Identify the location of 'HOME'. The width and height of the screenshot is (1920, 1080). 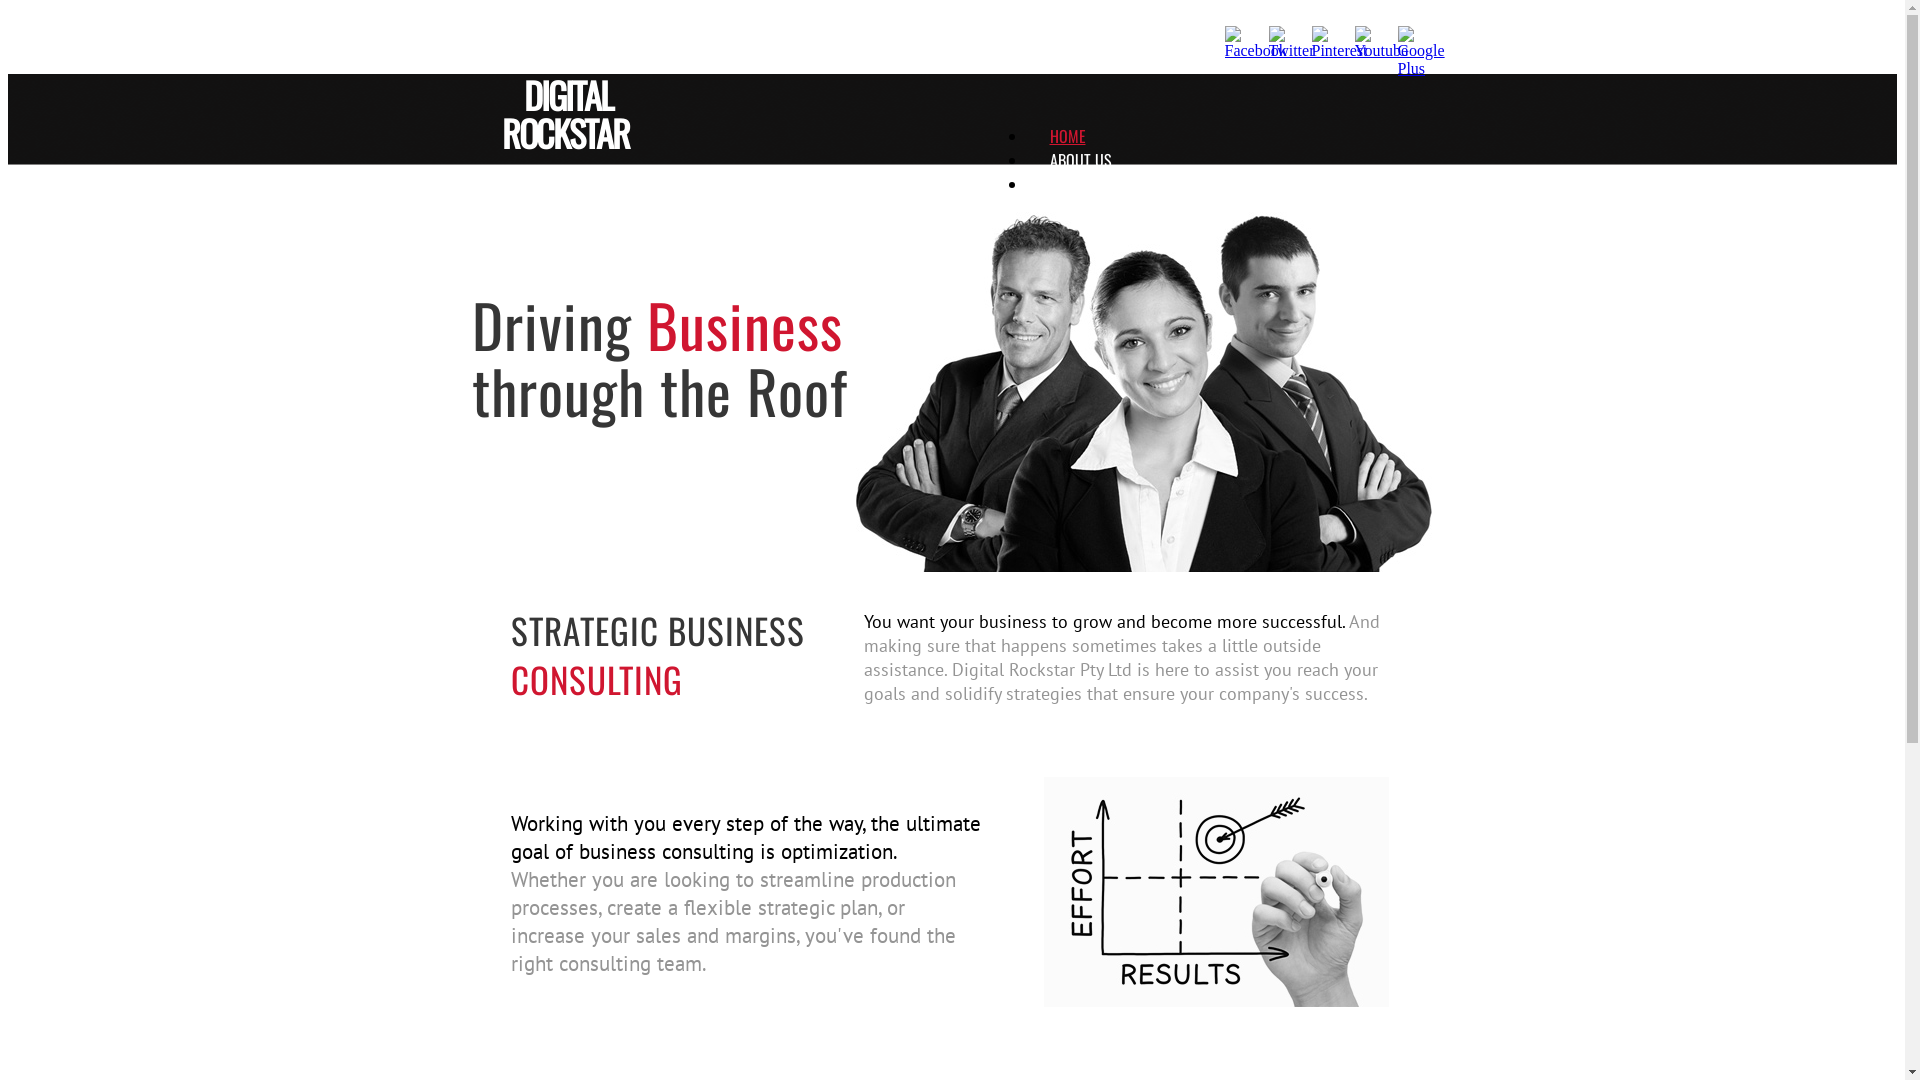
(1067, 135).